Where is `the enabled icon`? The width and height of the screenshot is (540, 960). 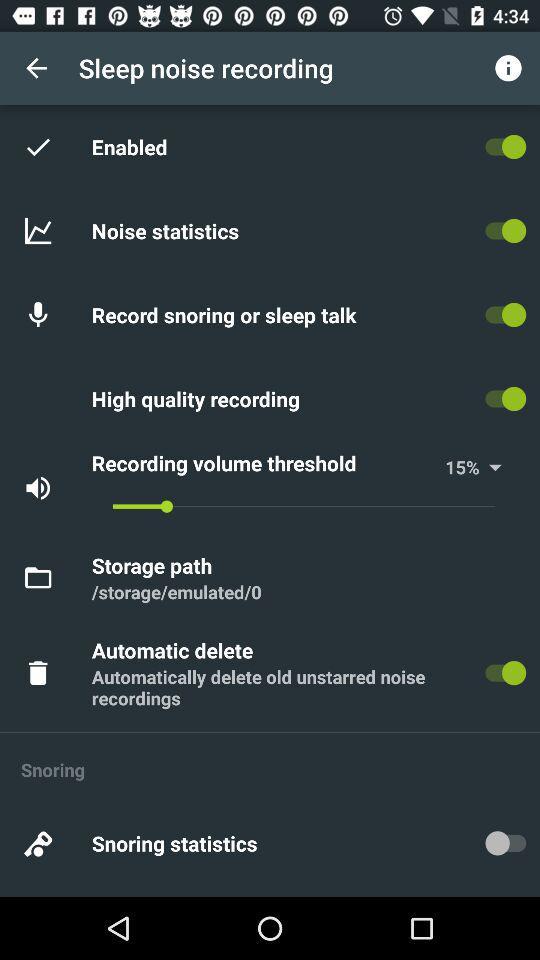
the enabled icon is located at coordinates (133, 145).